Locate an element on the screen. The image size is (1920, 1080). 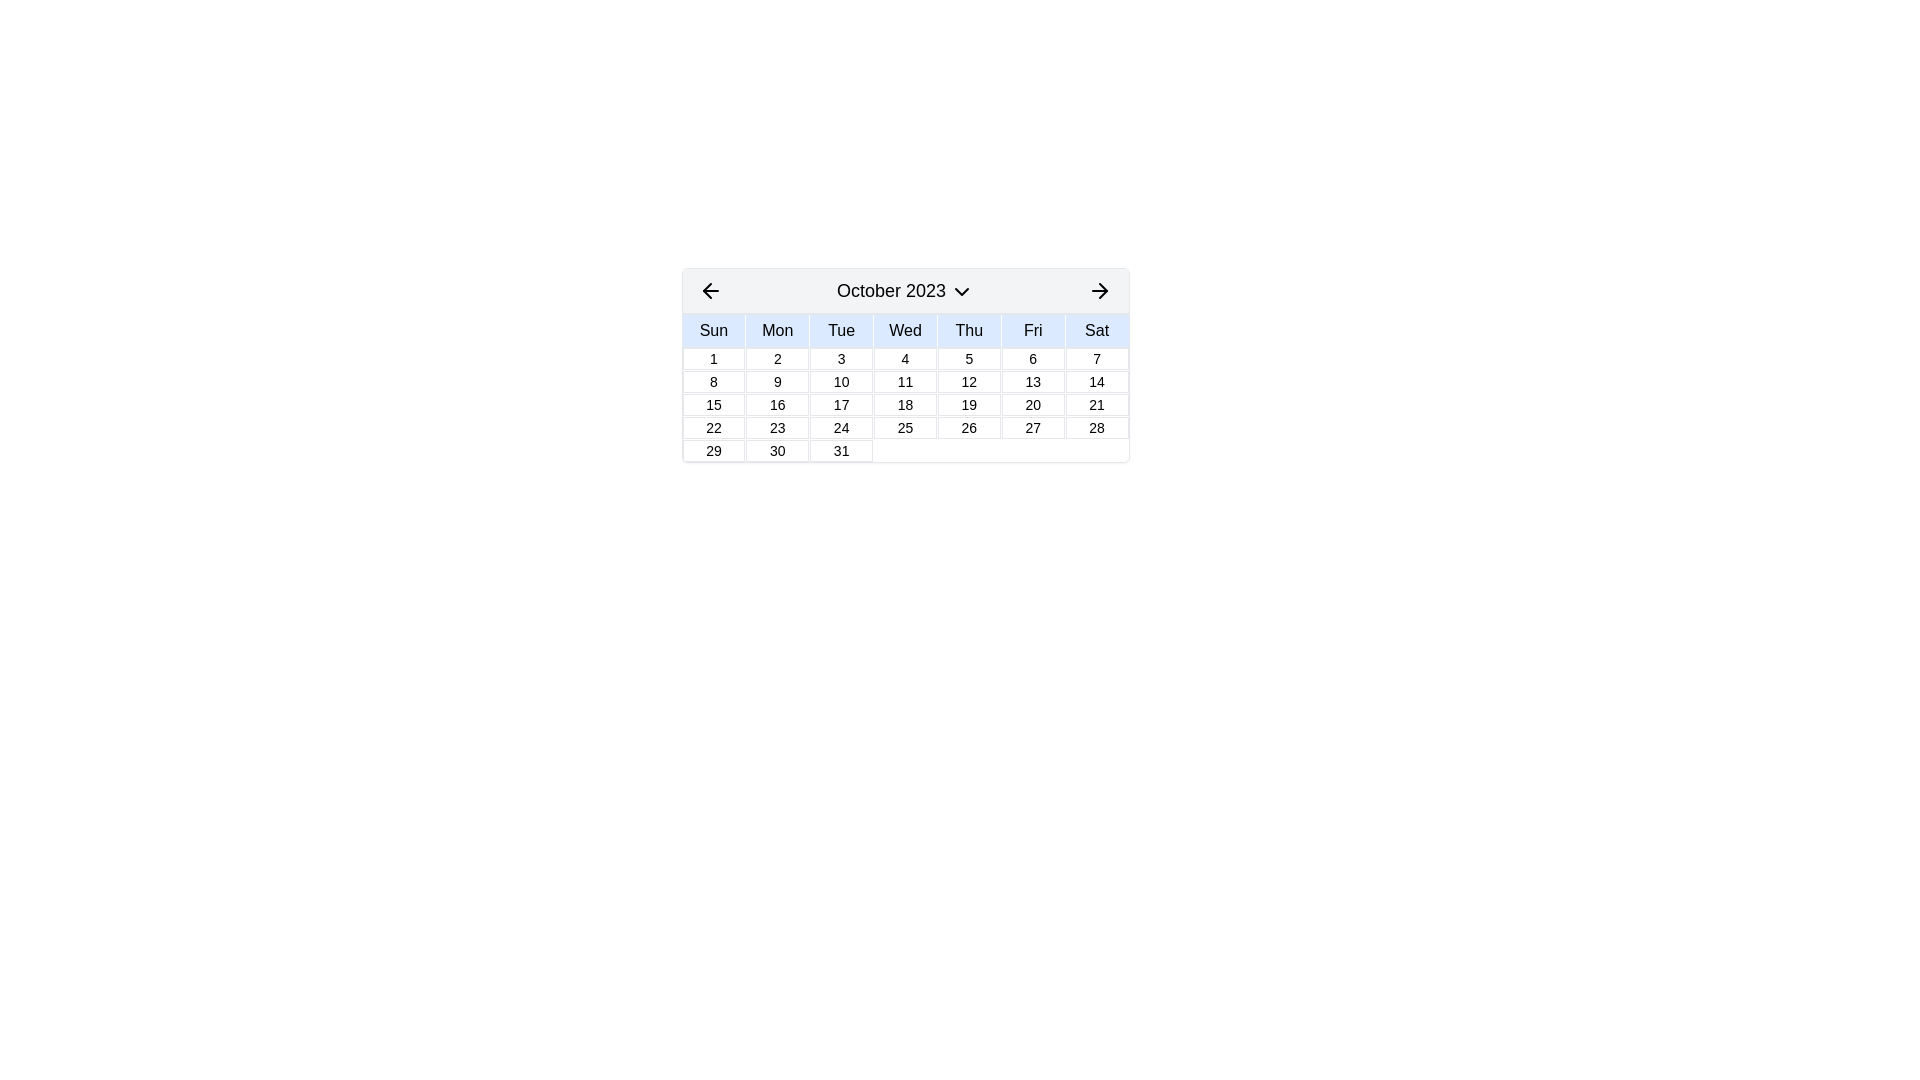
the Text Label indicating 'Wed' in the calendar header, which is the fourth element in a row of day abbreviations is located at coordinates (904, 330).